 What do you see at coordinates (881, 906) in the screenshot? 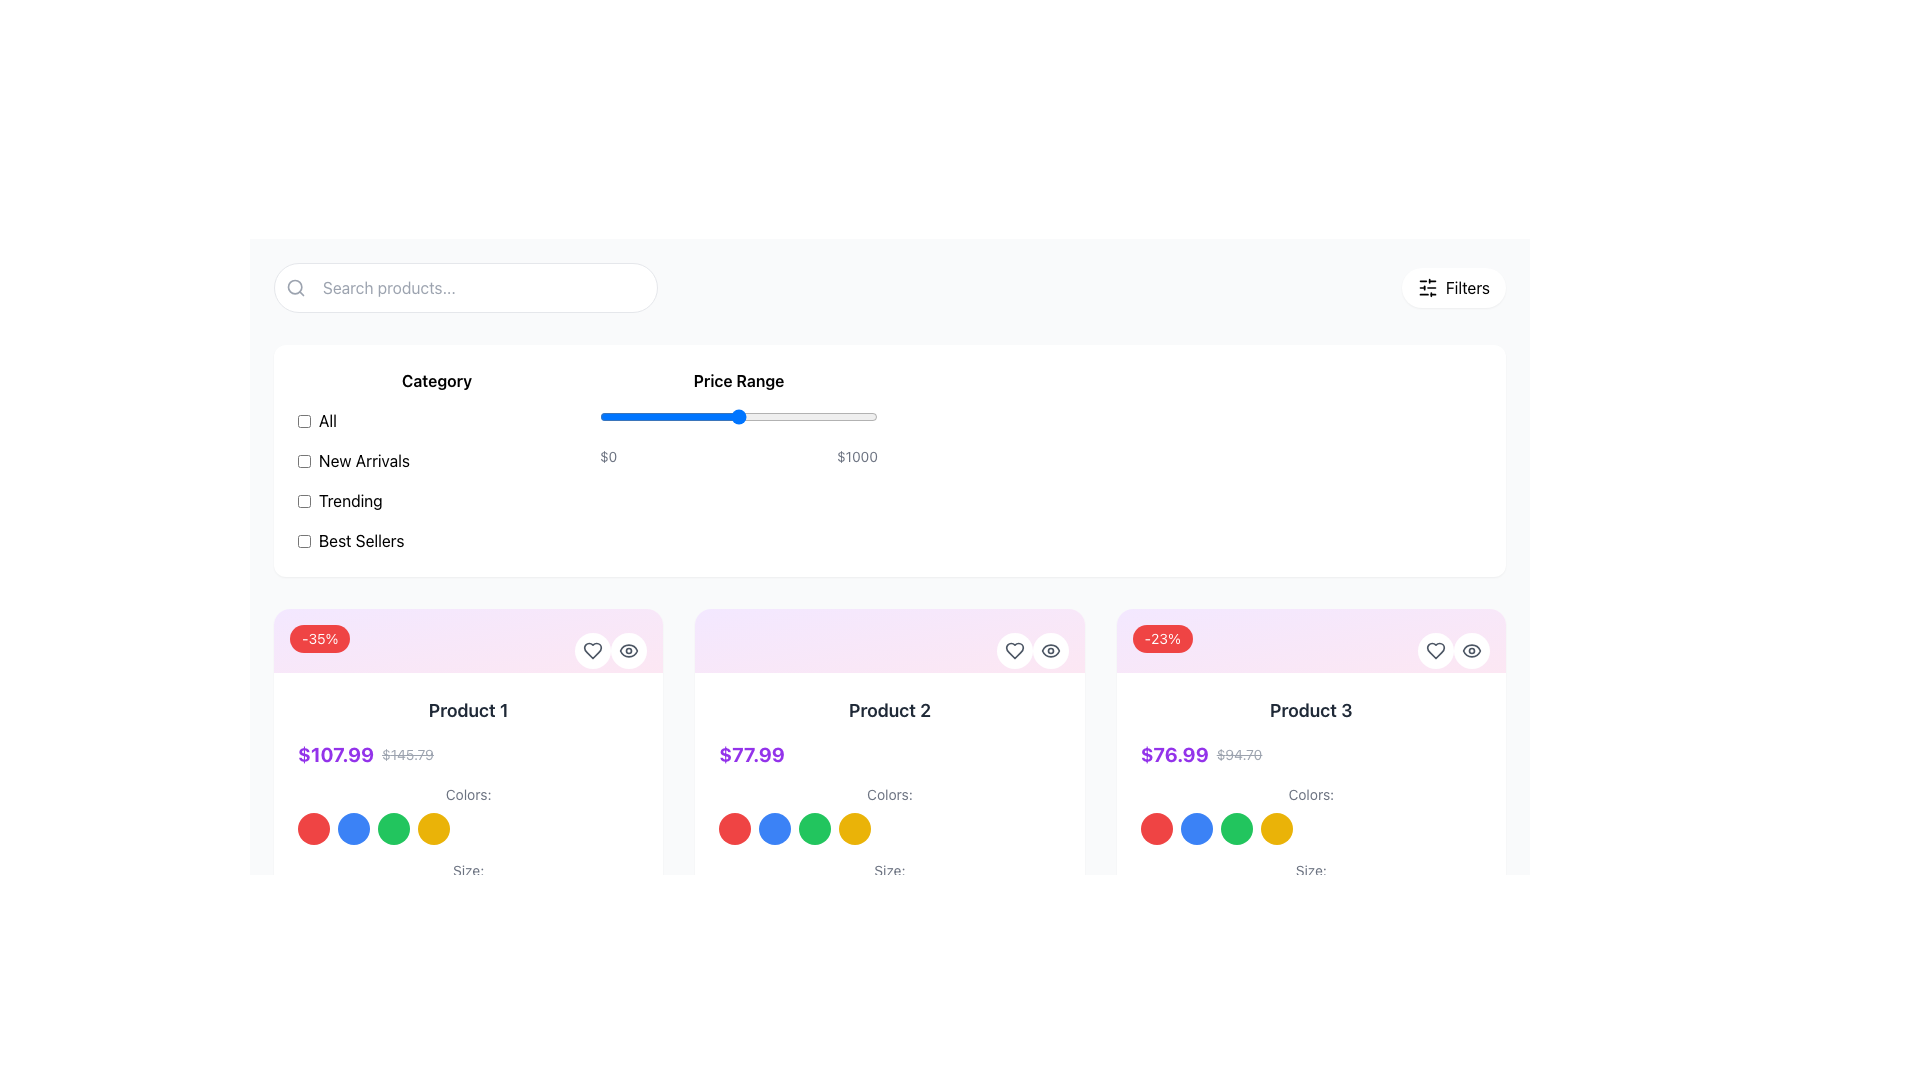
I see `the rounded rectangular button labeled 'L'` at bounding box center [881, 906].